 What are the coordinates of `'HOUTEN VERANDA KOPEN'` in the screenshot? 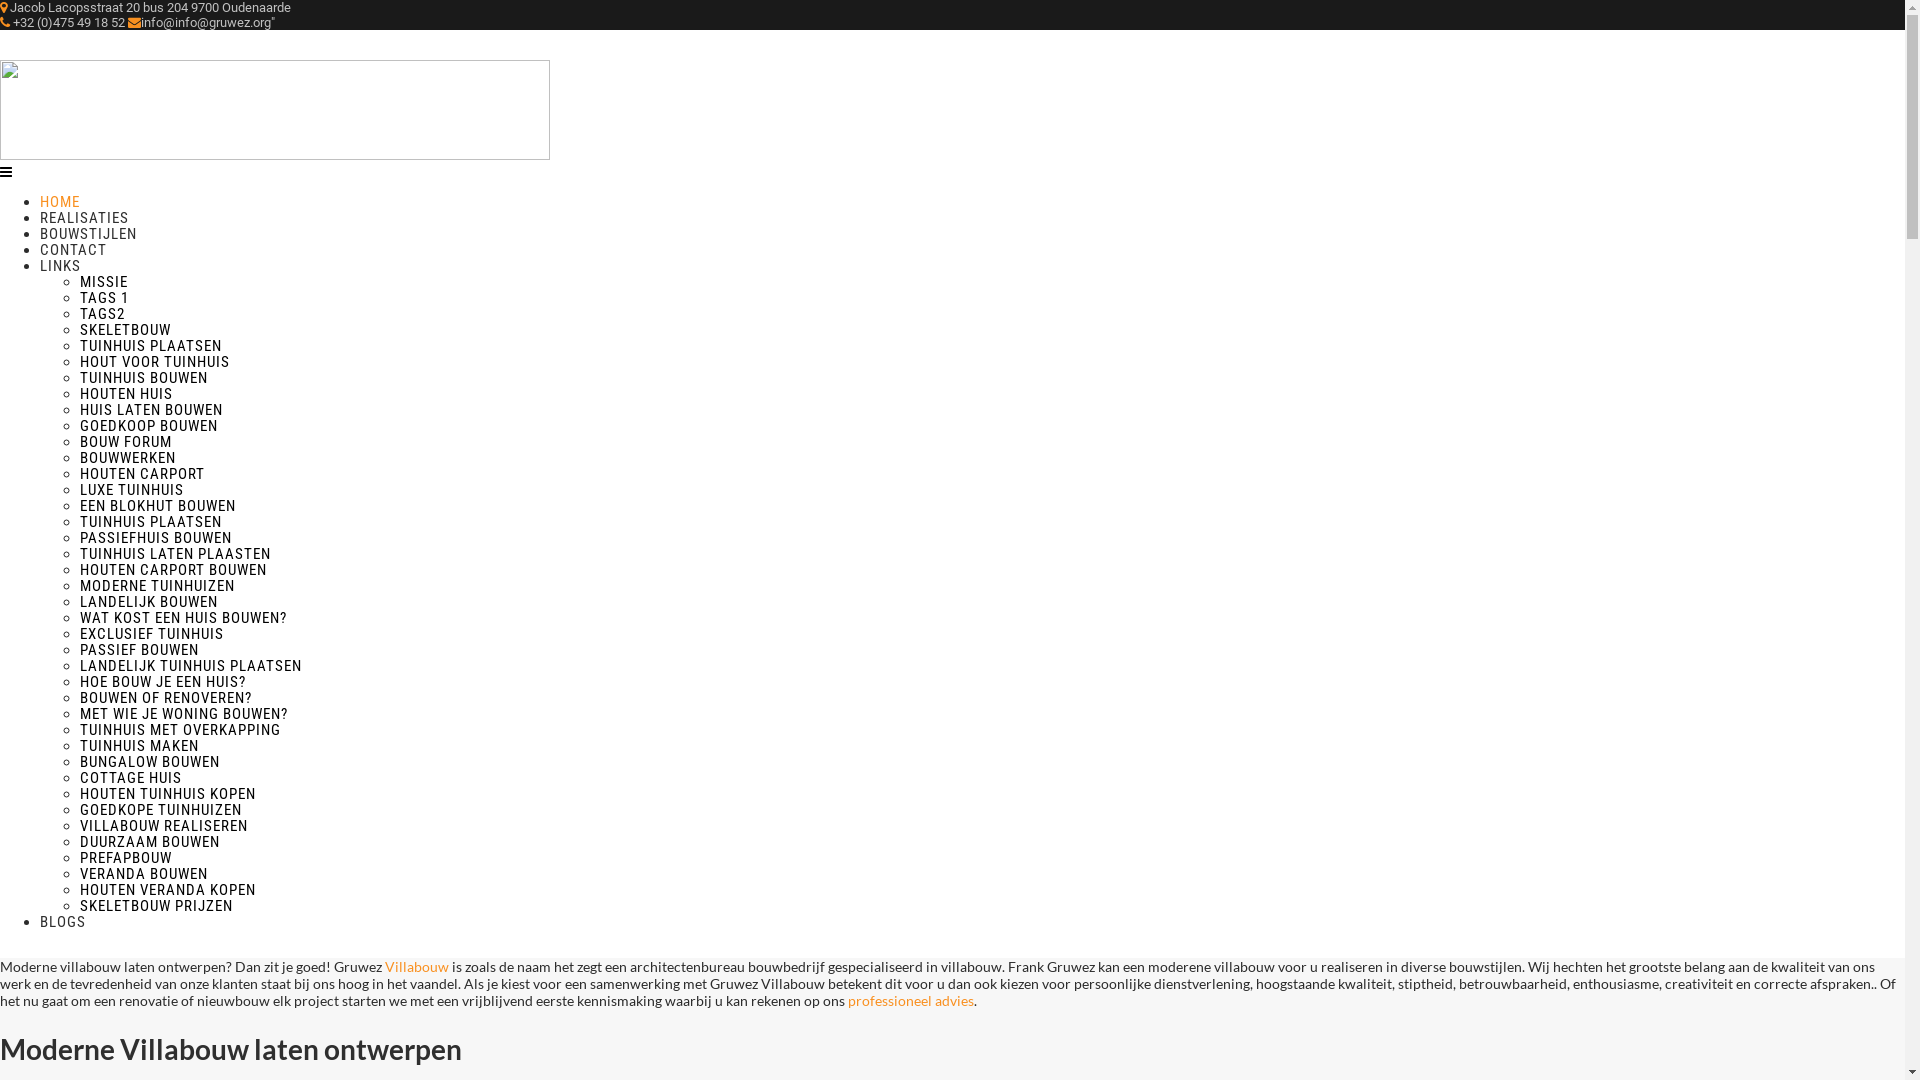 It's located at (168, 889).